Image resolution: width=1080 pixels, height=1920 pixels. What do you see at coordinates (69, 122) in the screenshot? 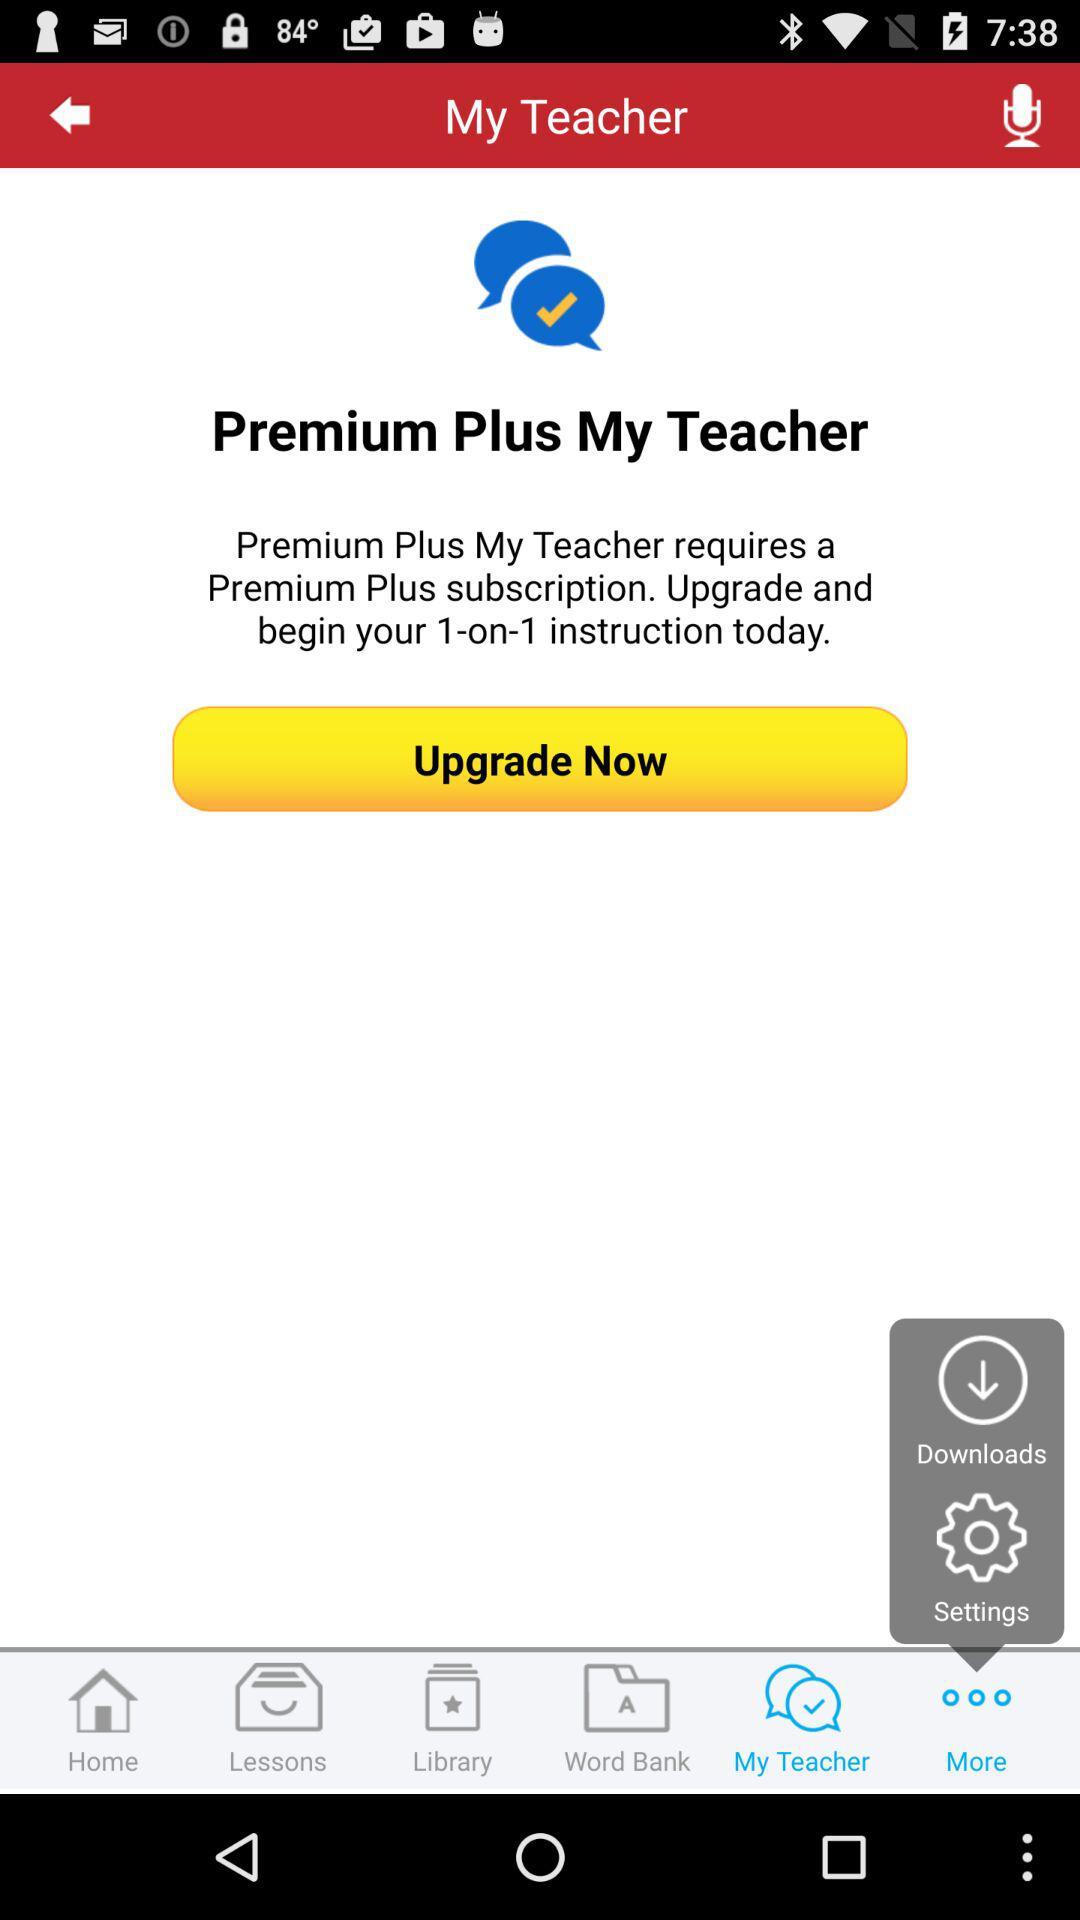
I see `the arrow_backward icon` at bounding box center [69, 122].